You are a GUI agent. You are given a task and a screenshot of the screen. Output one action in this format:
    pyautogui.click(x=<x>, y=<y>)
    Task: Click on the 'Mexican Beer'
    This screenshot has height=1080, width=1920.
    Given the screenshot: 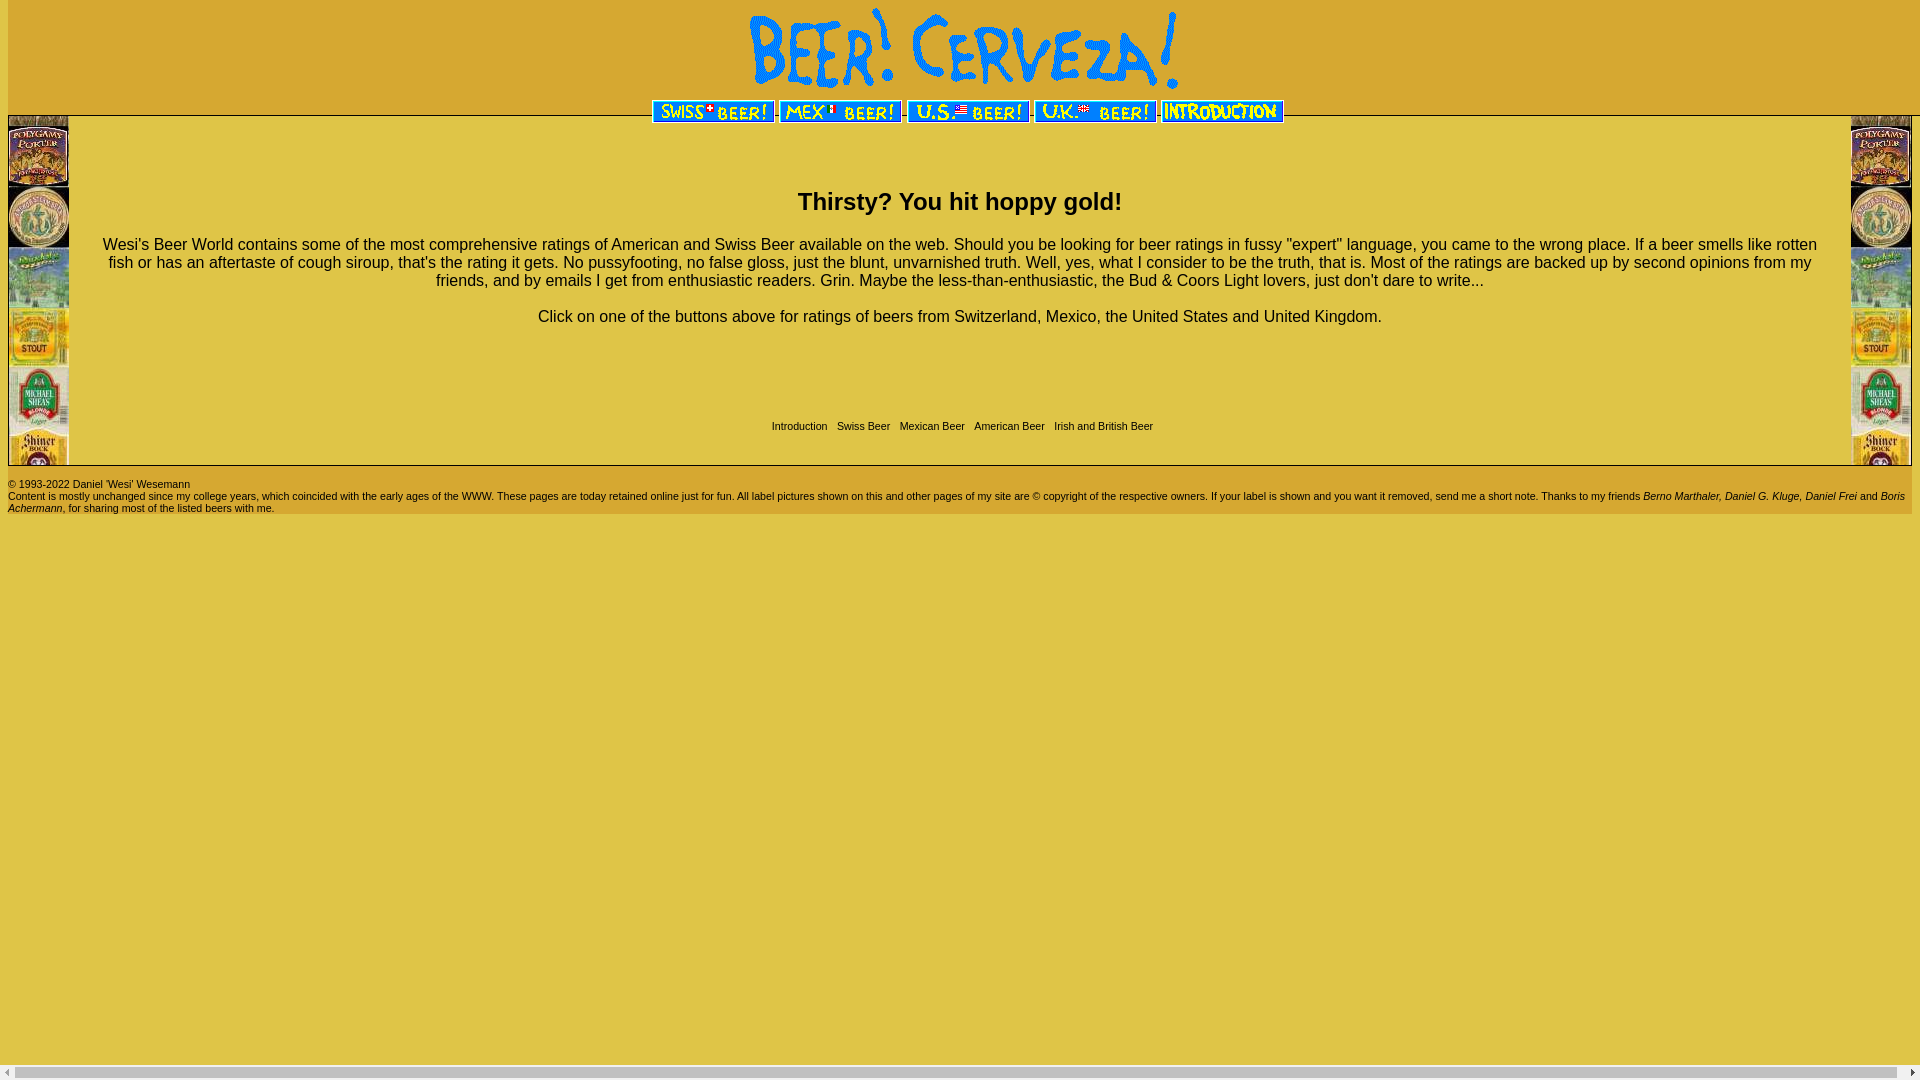 What is the action you would take?
    pyautogui.click(x=893, y=424)
    